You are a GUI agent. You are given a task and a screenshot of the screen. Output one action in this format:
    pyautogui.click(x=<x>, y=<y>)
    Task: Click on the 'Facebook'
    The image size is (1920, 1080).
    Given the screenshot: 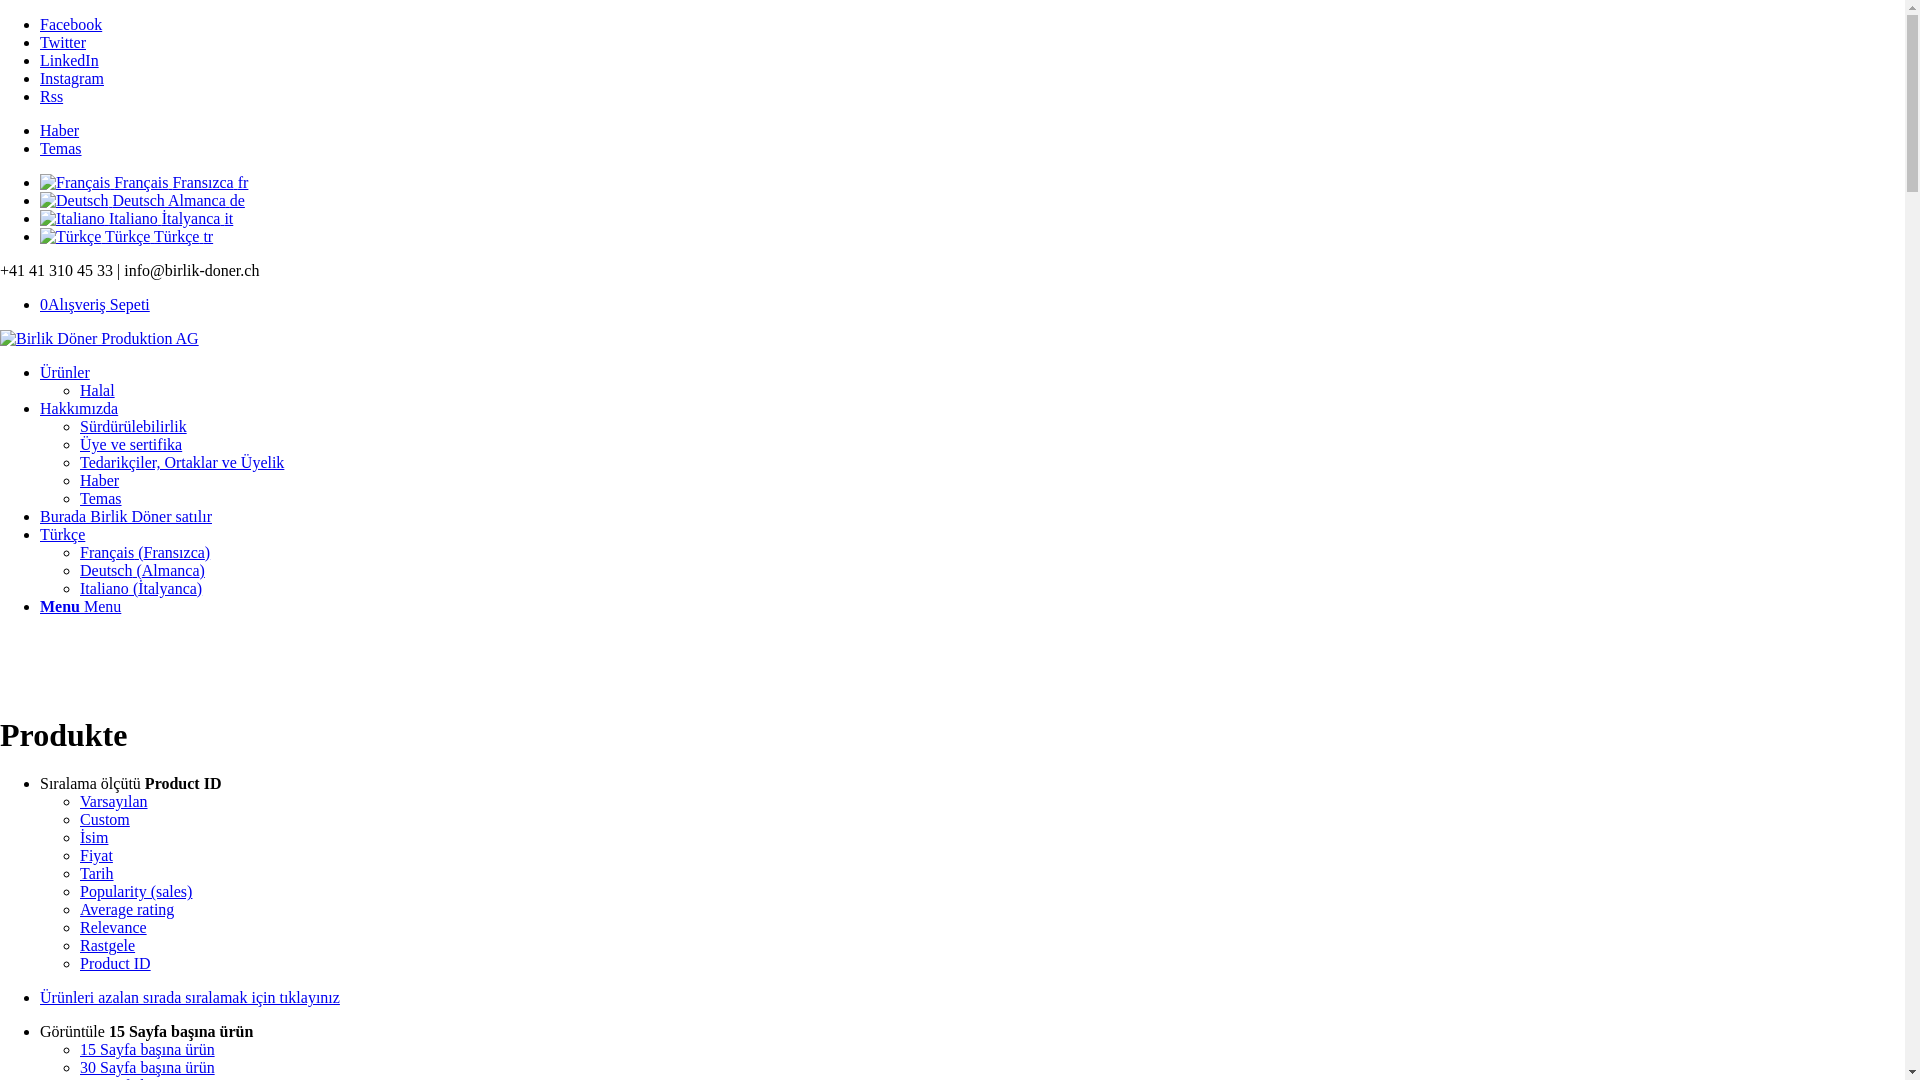 What is the action you would take?
    pyautogui.click(x=71, y=24)
    